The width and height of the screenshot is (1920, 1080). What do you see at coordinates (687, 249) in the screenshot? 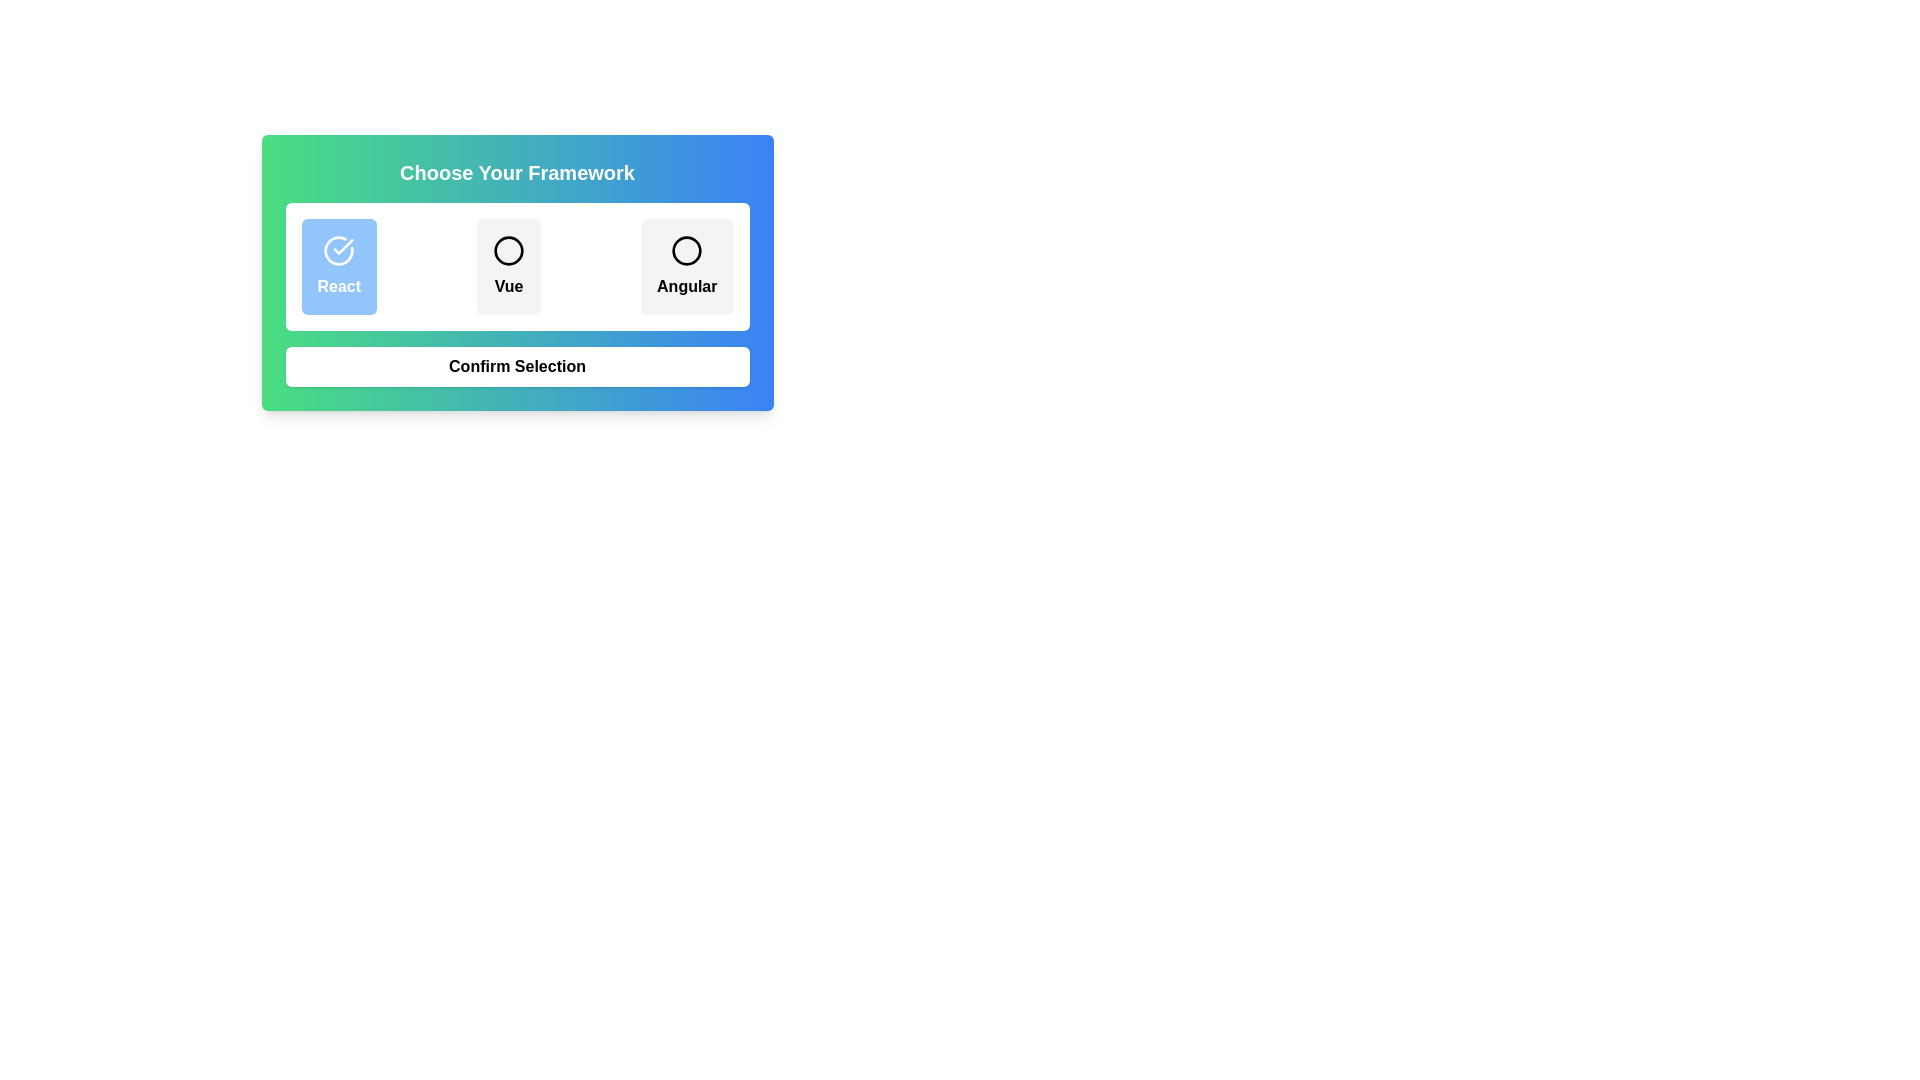
I see `the state change of the SVG Circle that signifies the selection of the Angular option in the framework selection menu, located between the Vue option and the Confirm Selection button` at bounding box center [687, 249].